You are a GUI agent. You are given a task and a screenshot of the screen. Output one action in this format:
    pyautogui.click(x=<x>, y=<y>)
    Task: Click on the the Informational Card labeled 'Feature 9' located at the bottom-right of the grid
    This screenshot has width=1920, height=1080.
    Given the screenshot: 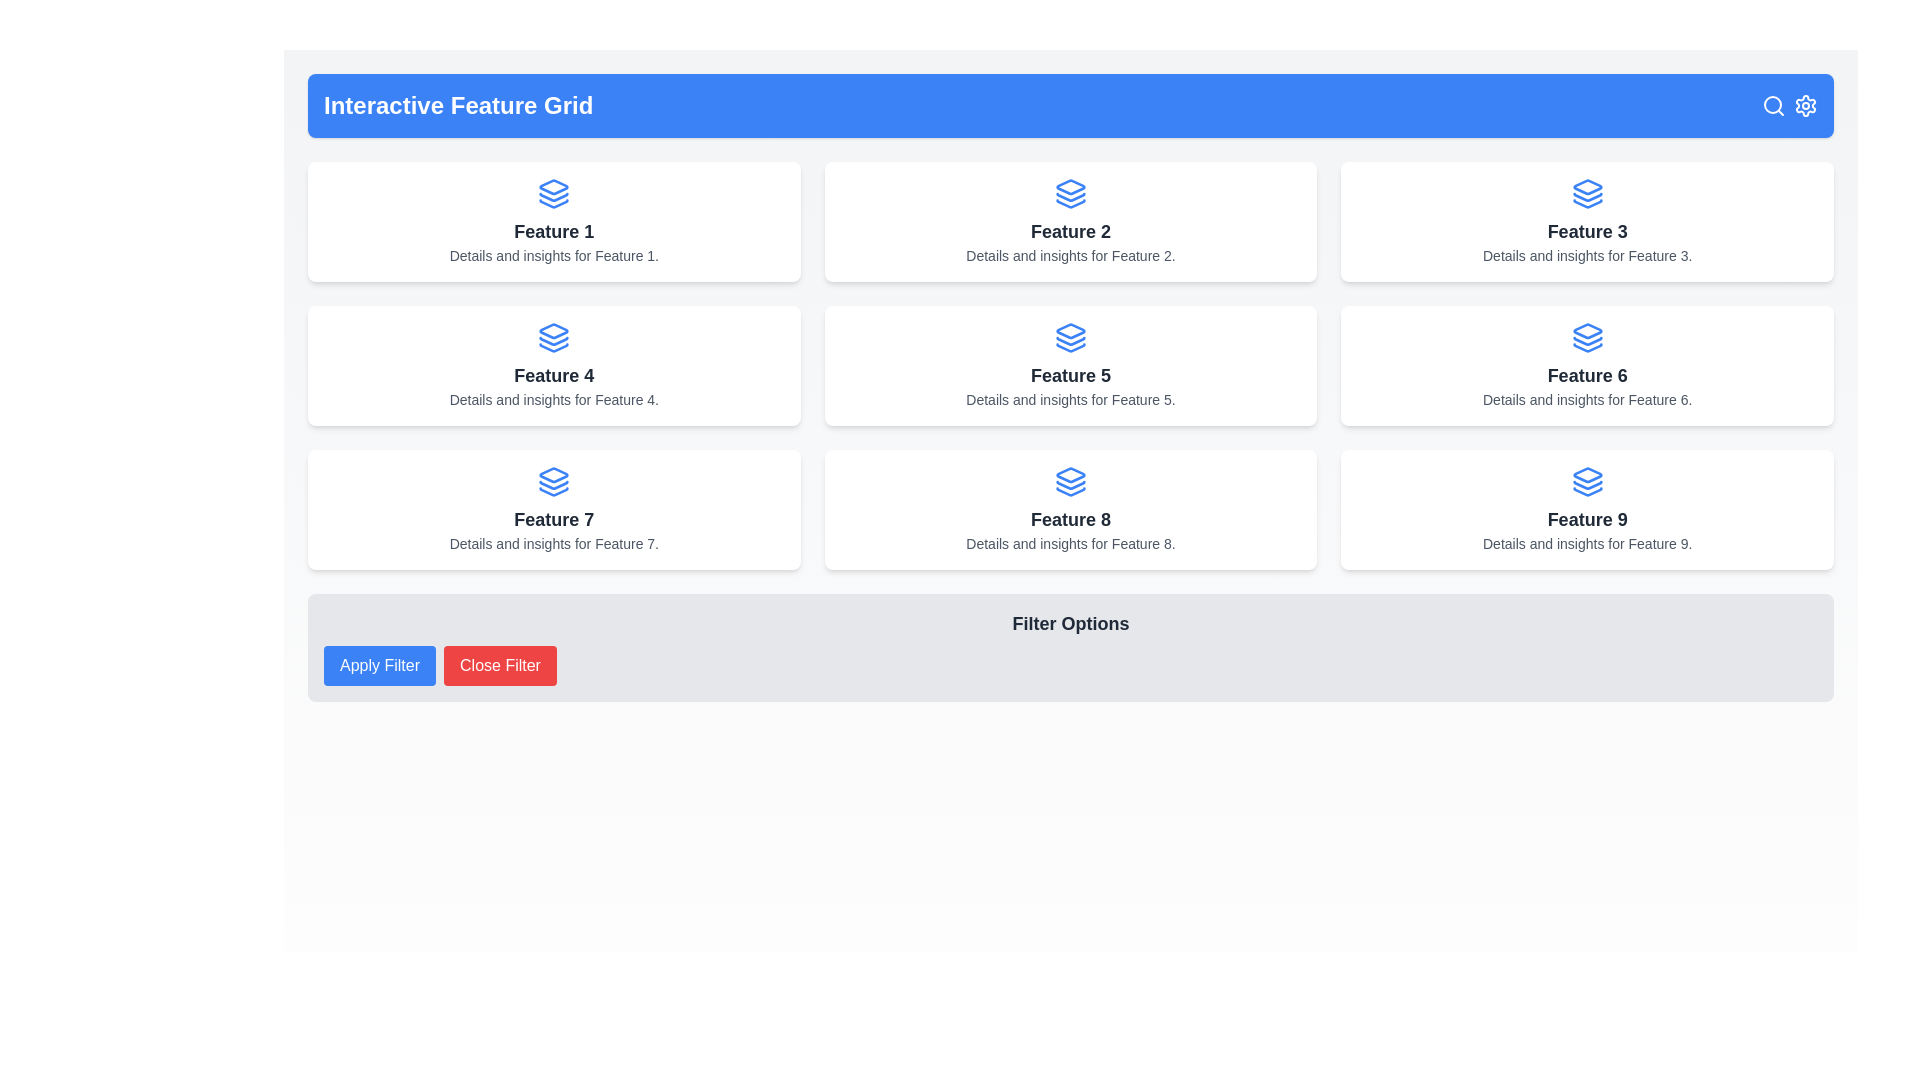 What is the action you would take?
    pyautogui.click(x=1586, y=508)
    